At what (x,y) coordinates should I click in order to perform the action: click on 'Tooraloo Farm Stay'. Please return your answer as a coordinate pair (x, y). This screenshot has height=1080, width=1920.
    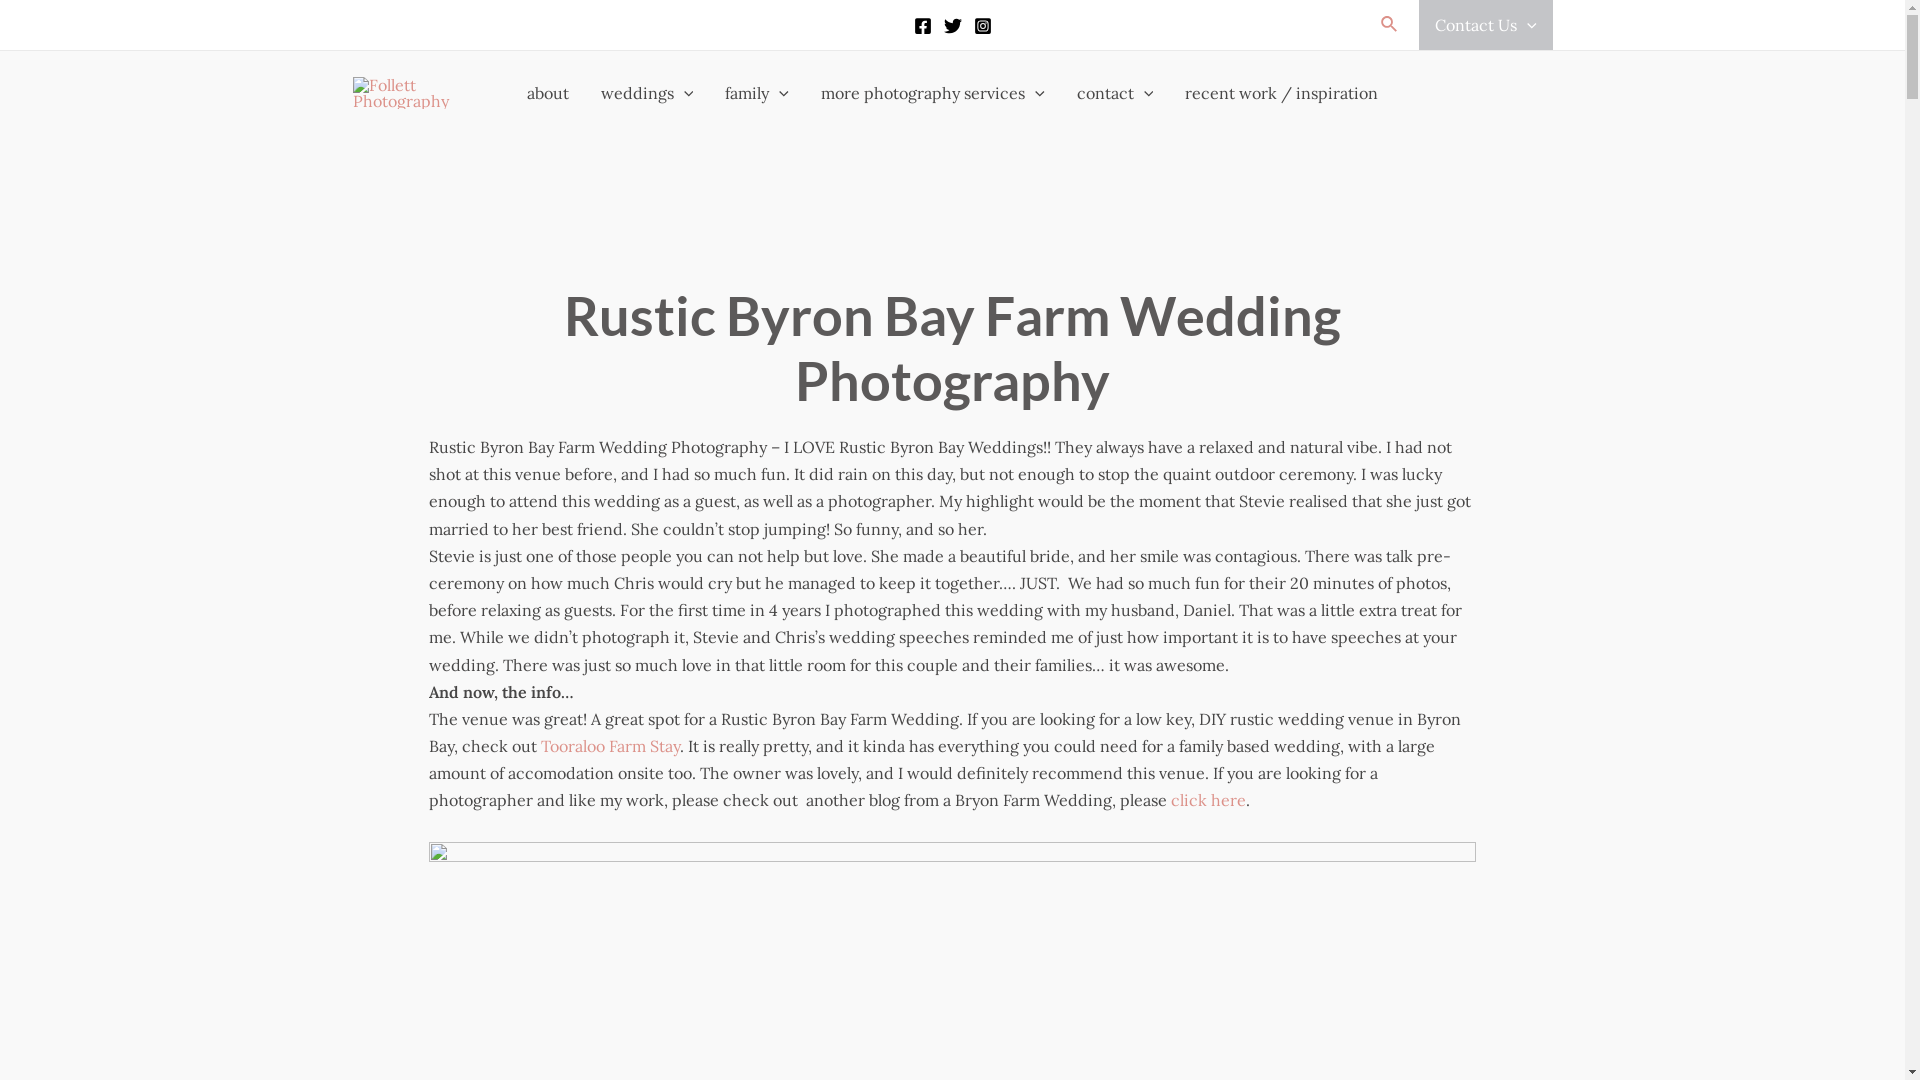
    Looking at the image, I should click on (609, 745).